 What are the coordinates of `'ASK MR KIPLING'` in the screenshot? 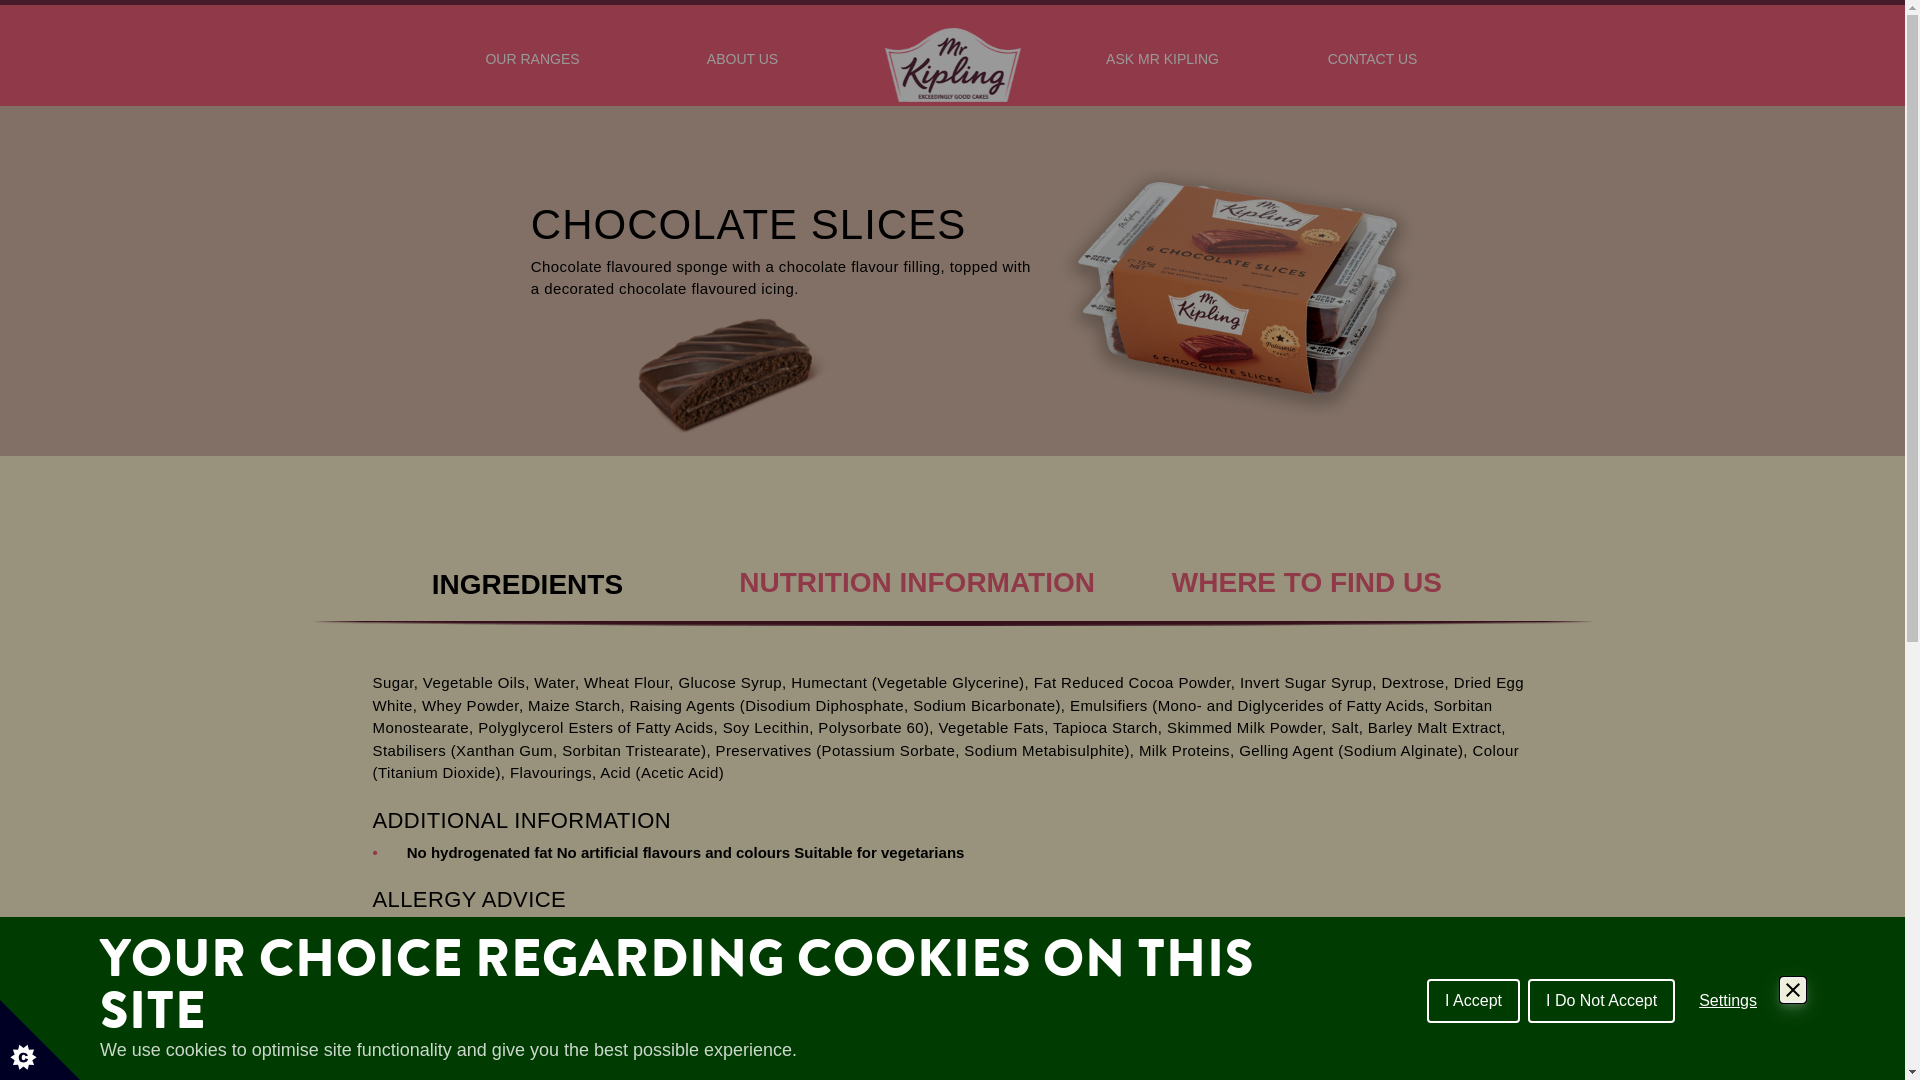 It's located at (1162, 68).